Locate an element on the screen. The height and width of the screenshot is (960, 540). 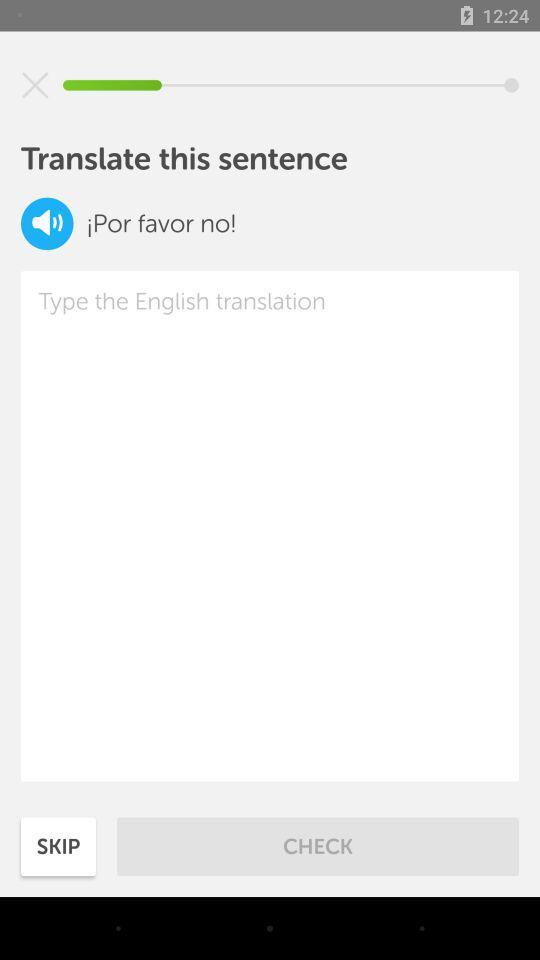
the icon below translate this sentence is located at coordinates (47, 223).